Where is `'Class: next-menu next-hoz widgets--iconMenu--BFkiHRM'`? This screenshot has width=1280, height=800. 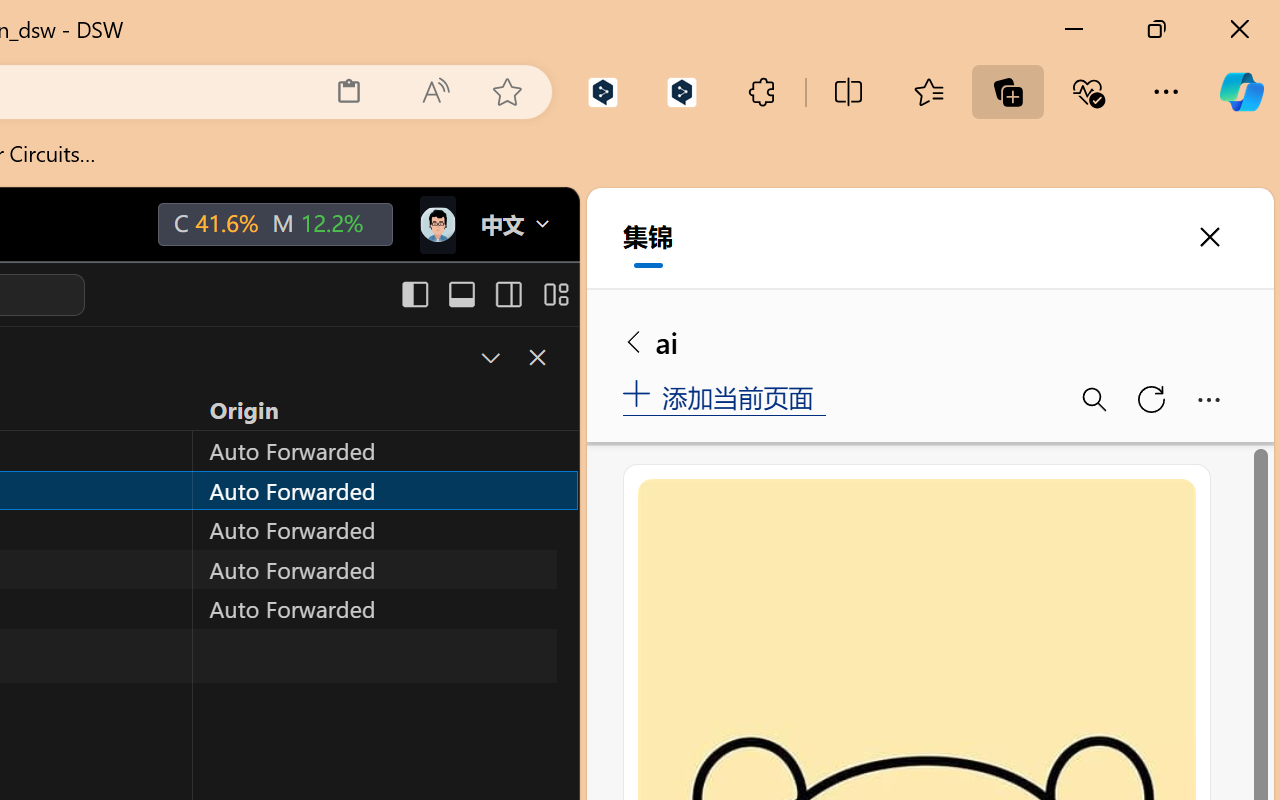
'Class: next-menu next-hoz widgets--iconMenu--BFkiHRM' is located at coordinates (435, 225).